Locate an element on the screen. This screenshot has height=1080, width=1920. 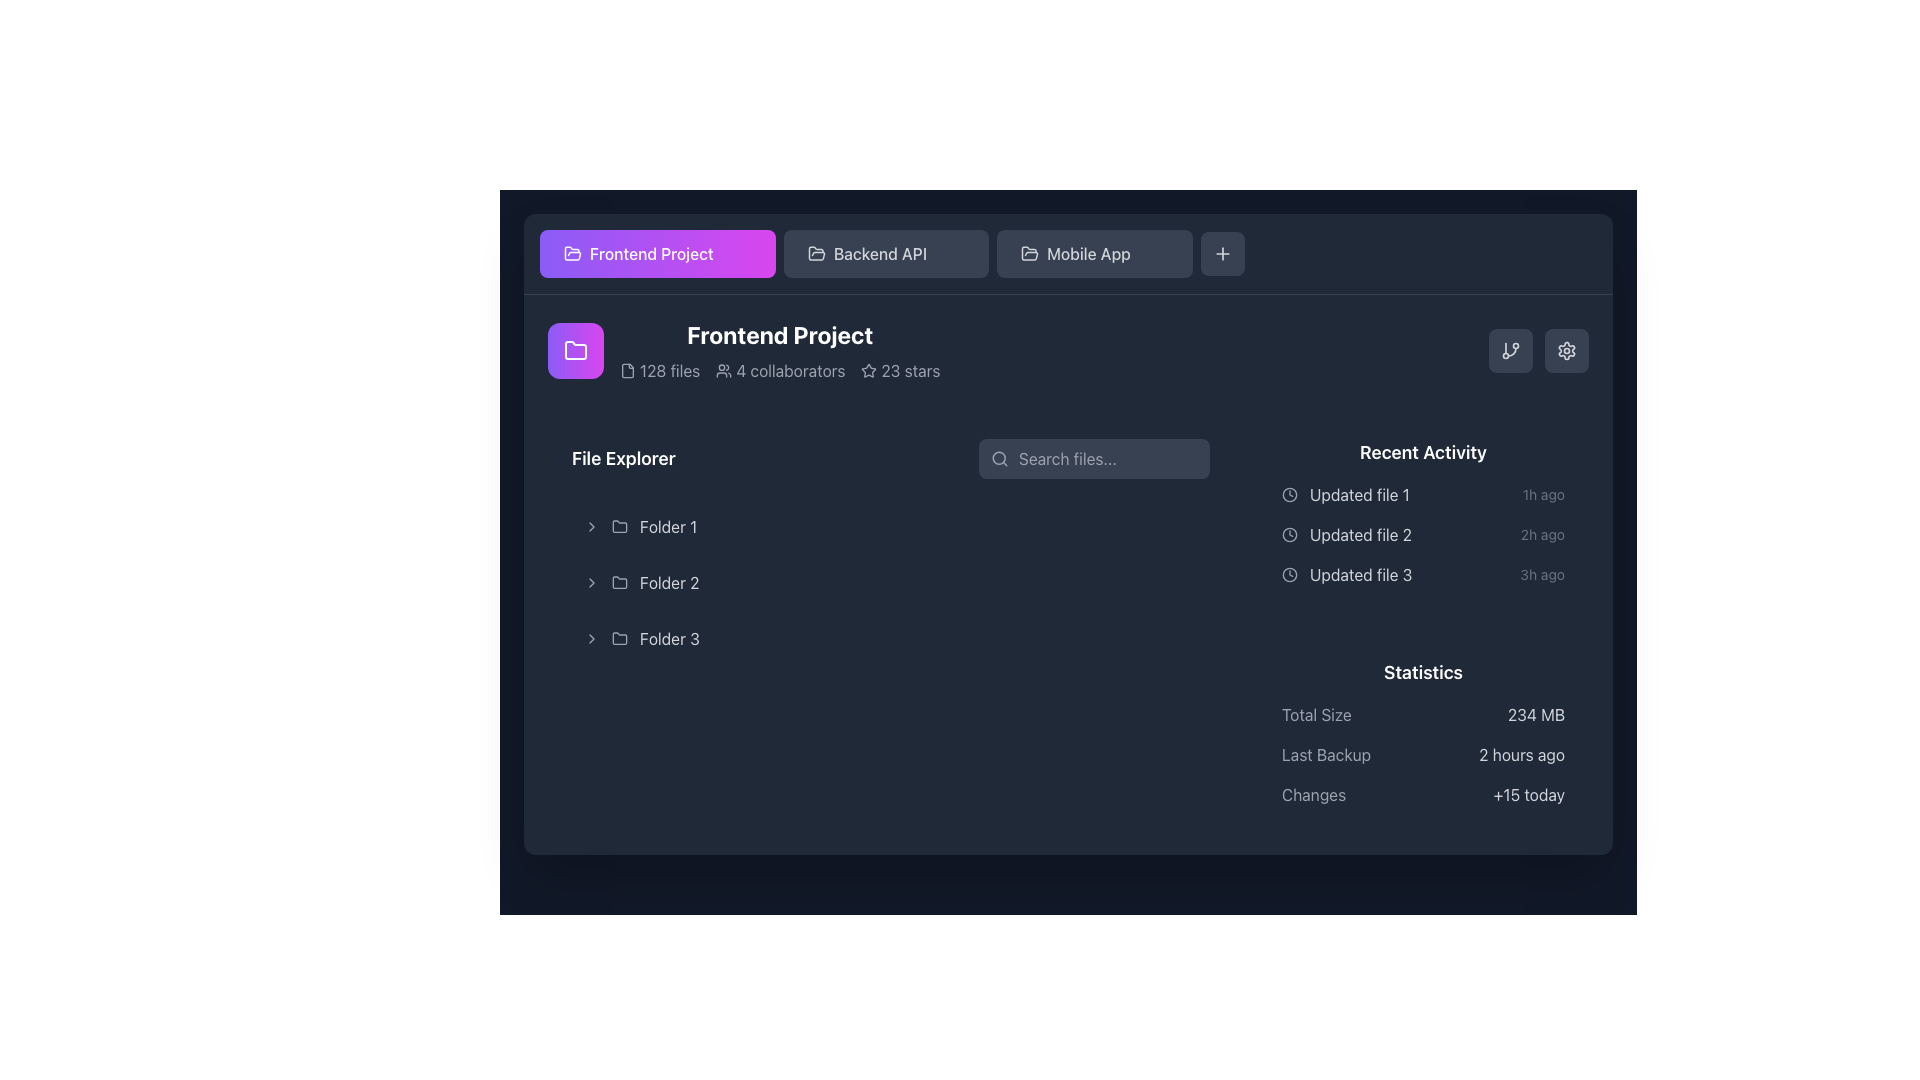
the file icon that represents a collection of files, located to the left of the '128 files' text, which is below the 'Frontend Project' header is located at coordinates (627, 370).